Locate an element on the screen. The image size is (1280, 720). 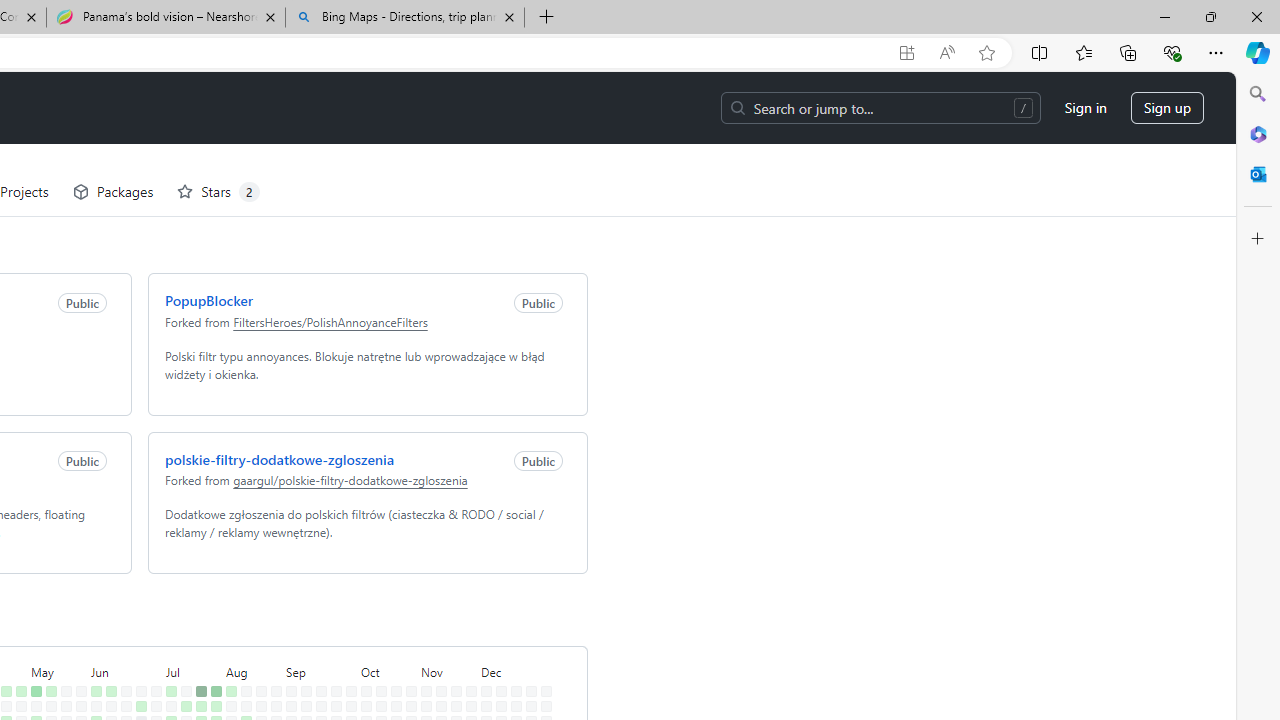
'No contributions on July 10th.' is located at coordinates (167, 664).